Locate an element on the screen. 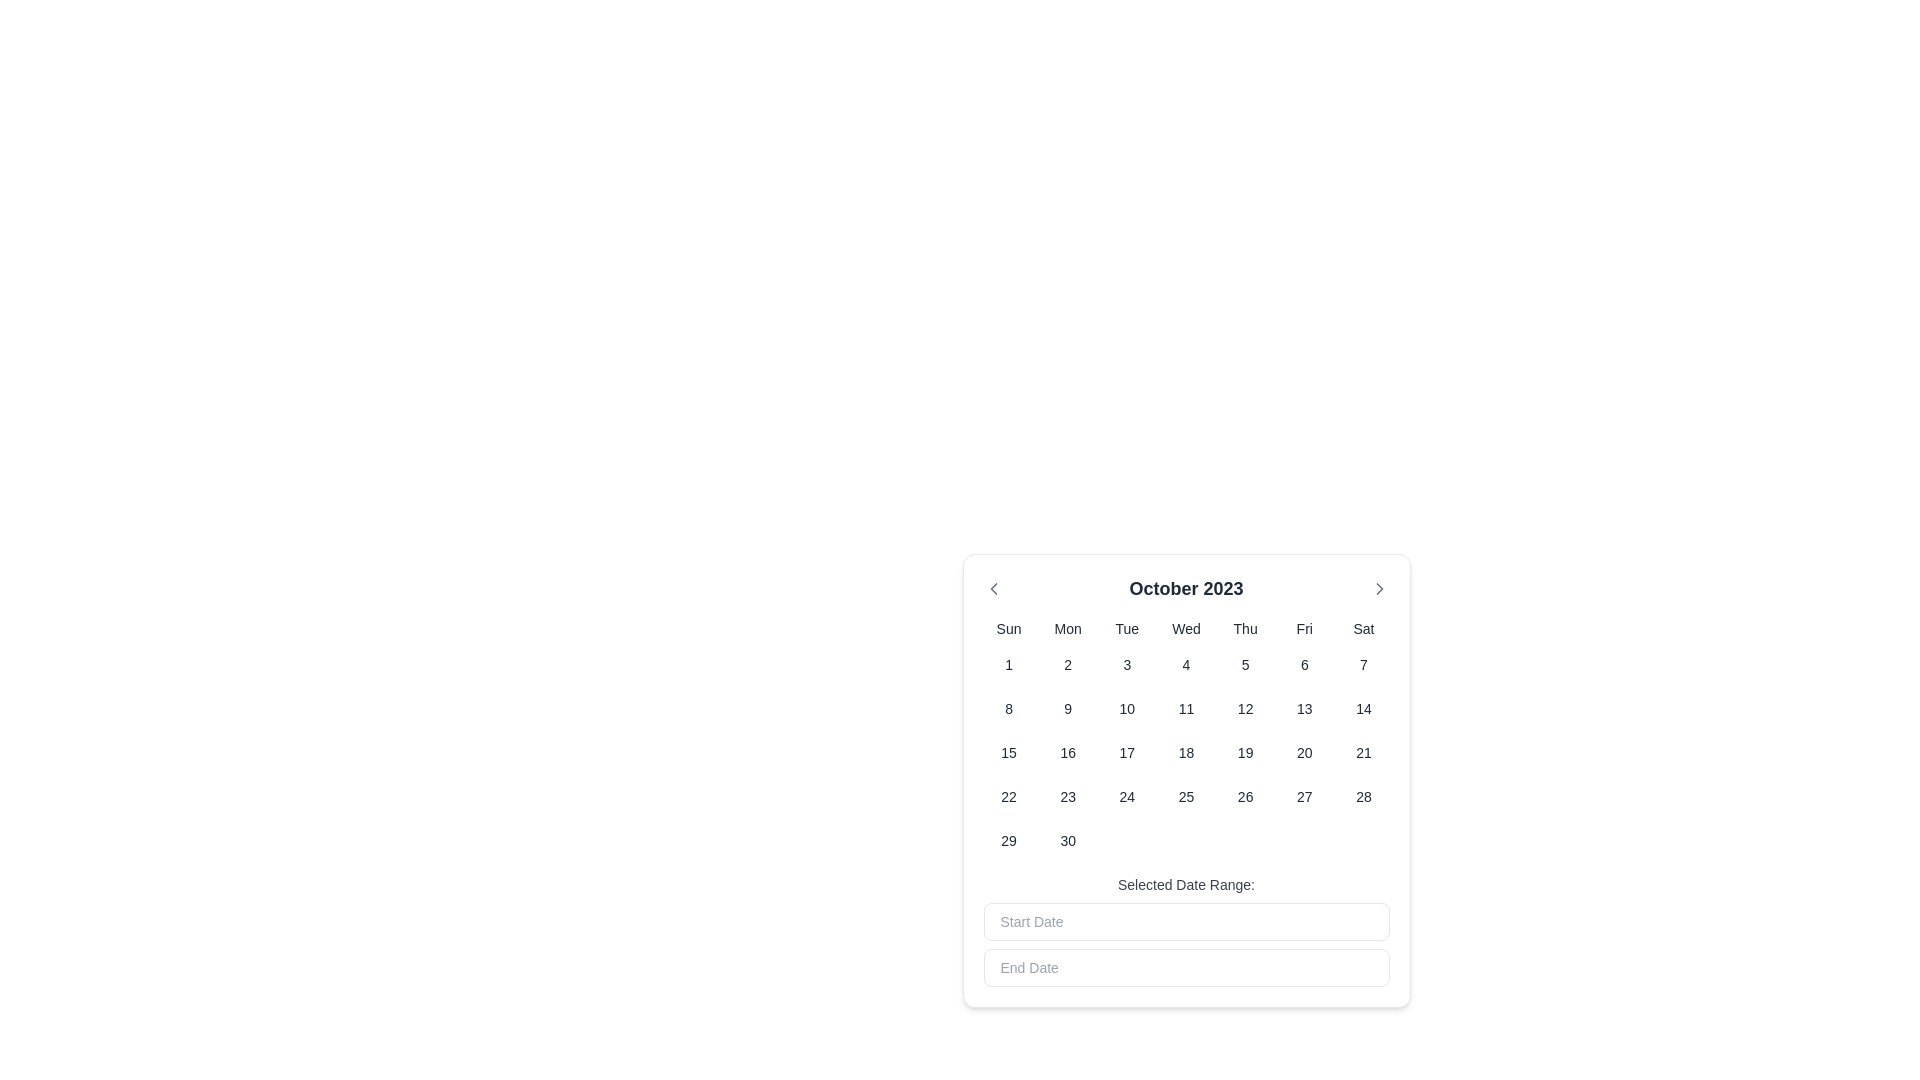  the button displaying the numeral '9' in the weekday block under 'Mon' is located at coordinates (1067, 708).